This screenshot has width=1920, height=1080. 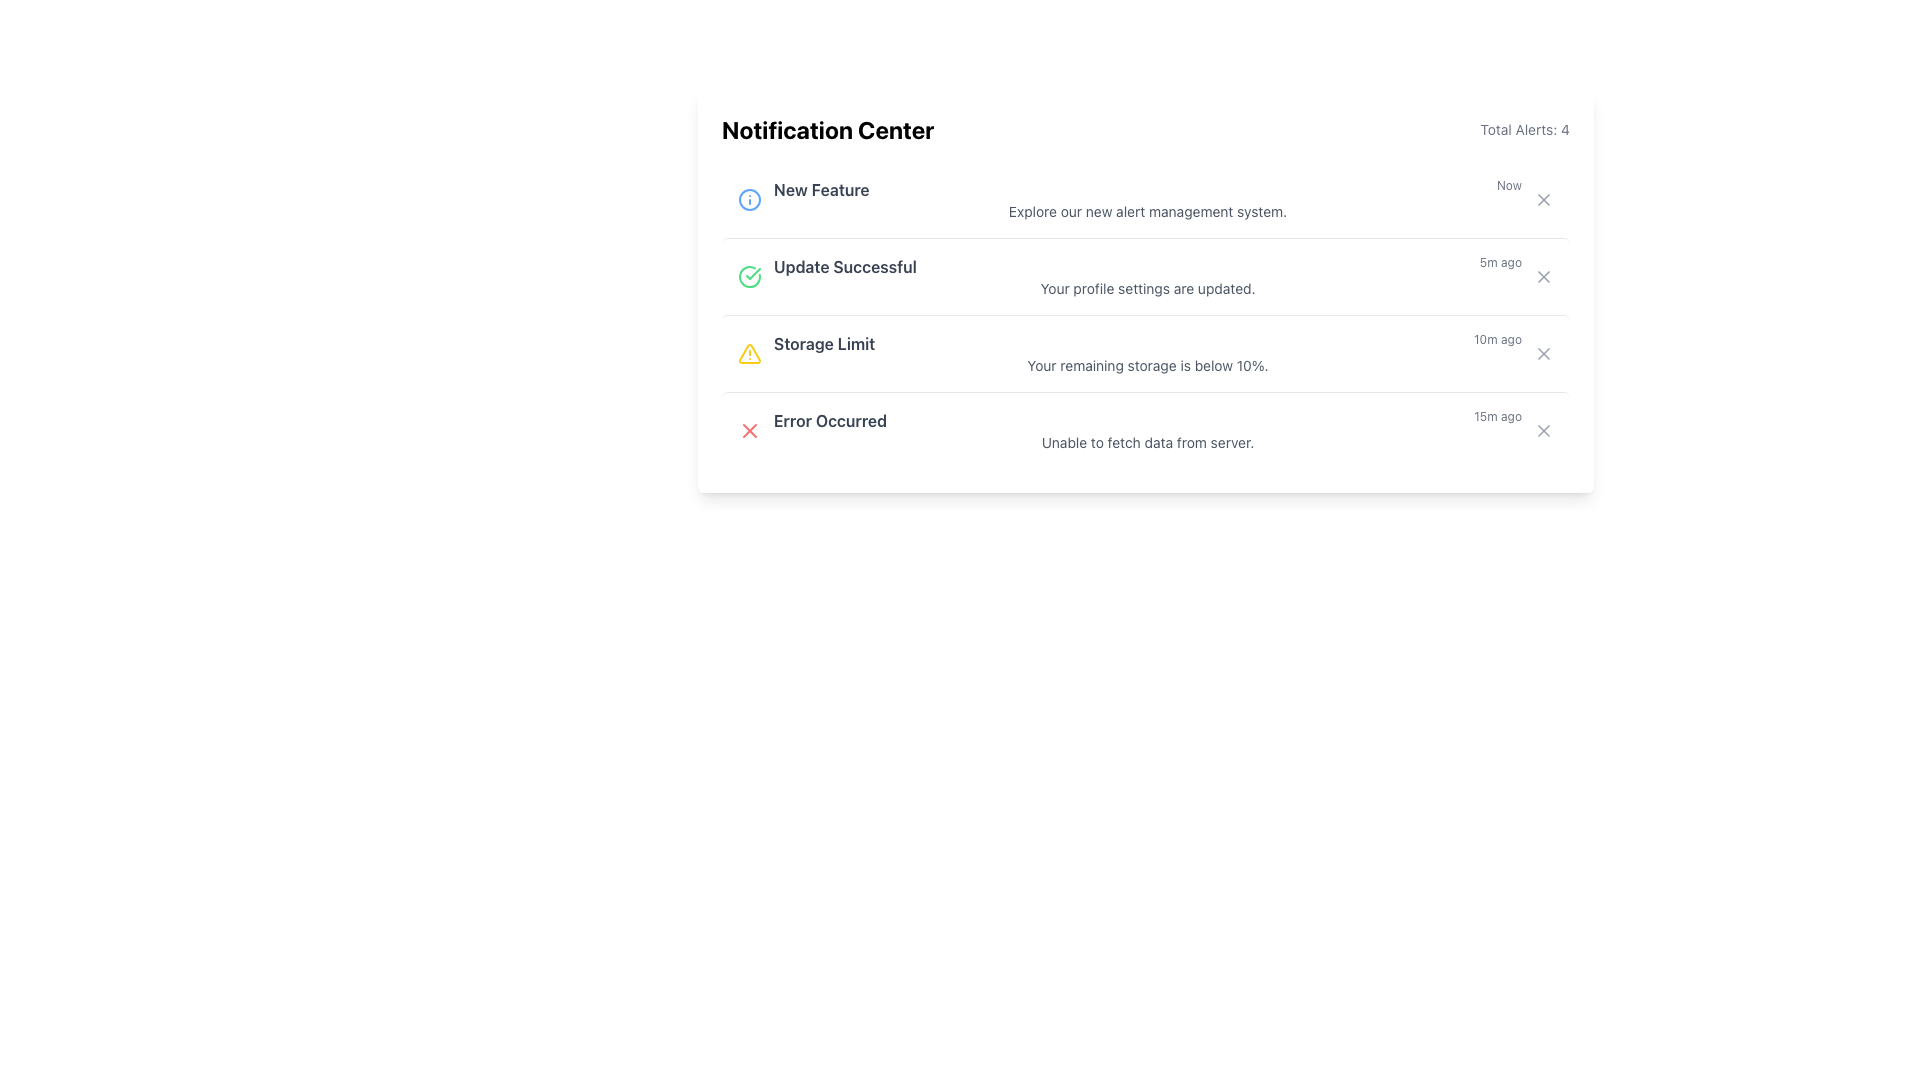 I want to click on the notification message titled 'Update Successful', which includes the timestamp '5m ago' and the message 'Your profile settings are updated.' This notification is the second in the list within the 'Notification Center', so click(x=1147, y=277).